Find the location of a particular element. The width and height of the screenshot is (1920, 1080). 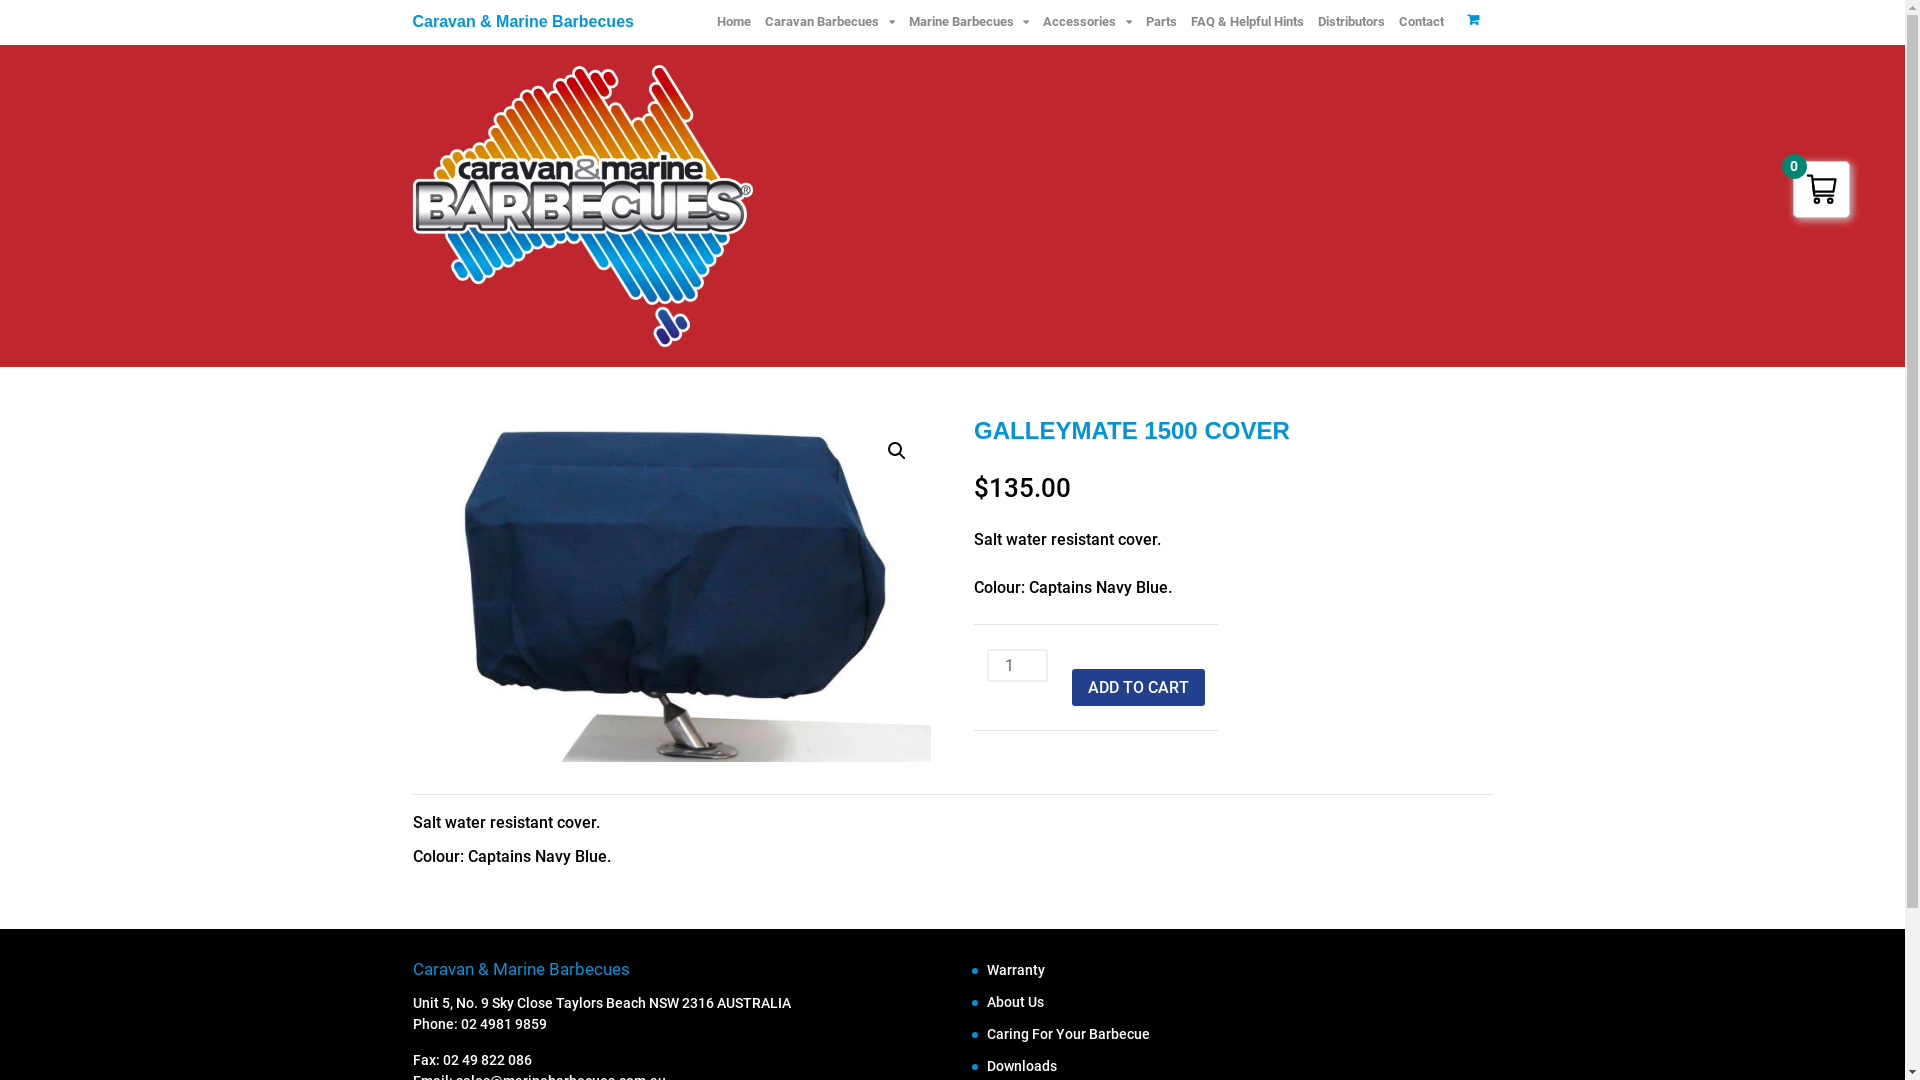

'Downloads' is located at coordinates (987, 1064).